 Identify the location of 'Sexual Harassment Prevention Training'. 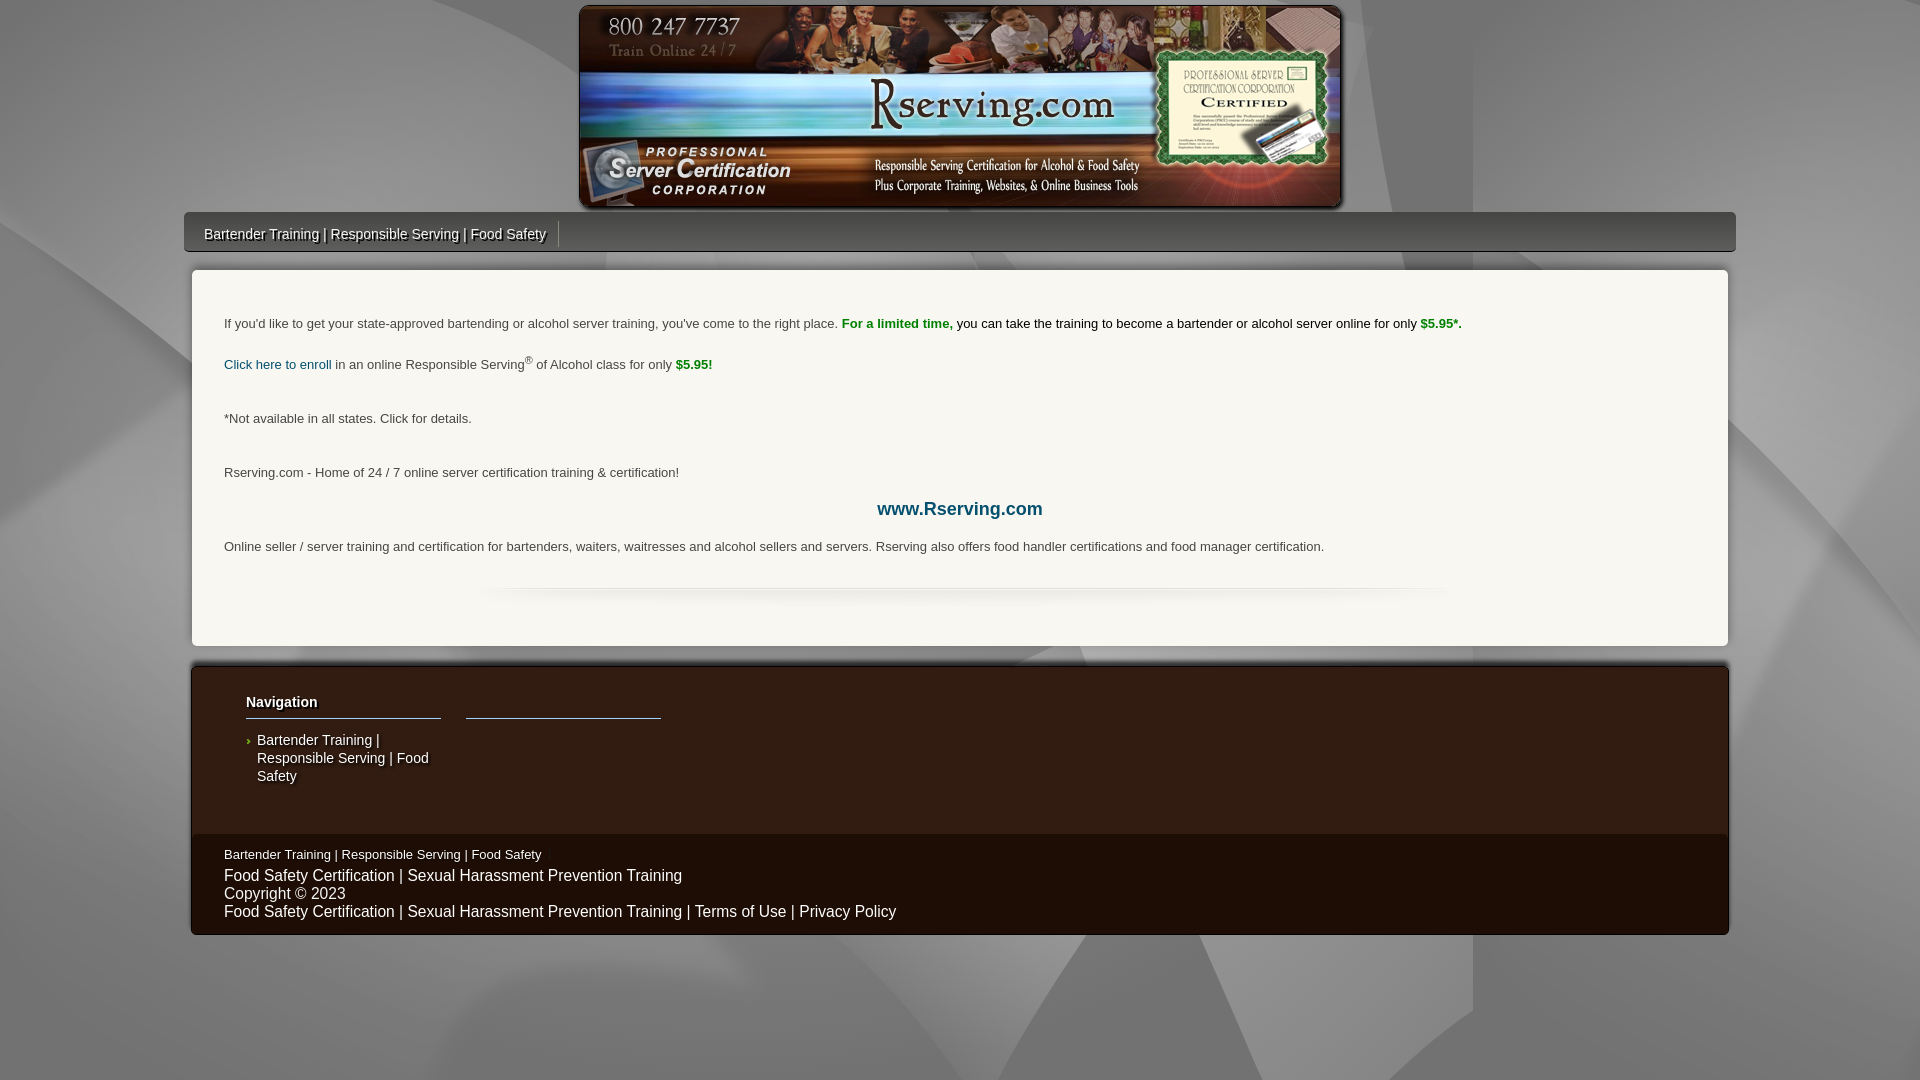
(544, 874).